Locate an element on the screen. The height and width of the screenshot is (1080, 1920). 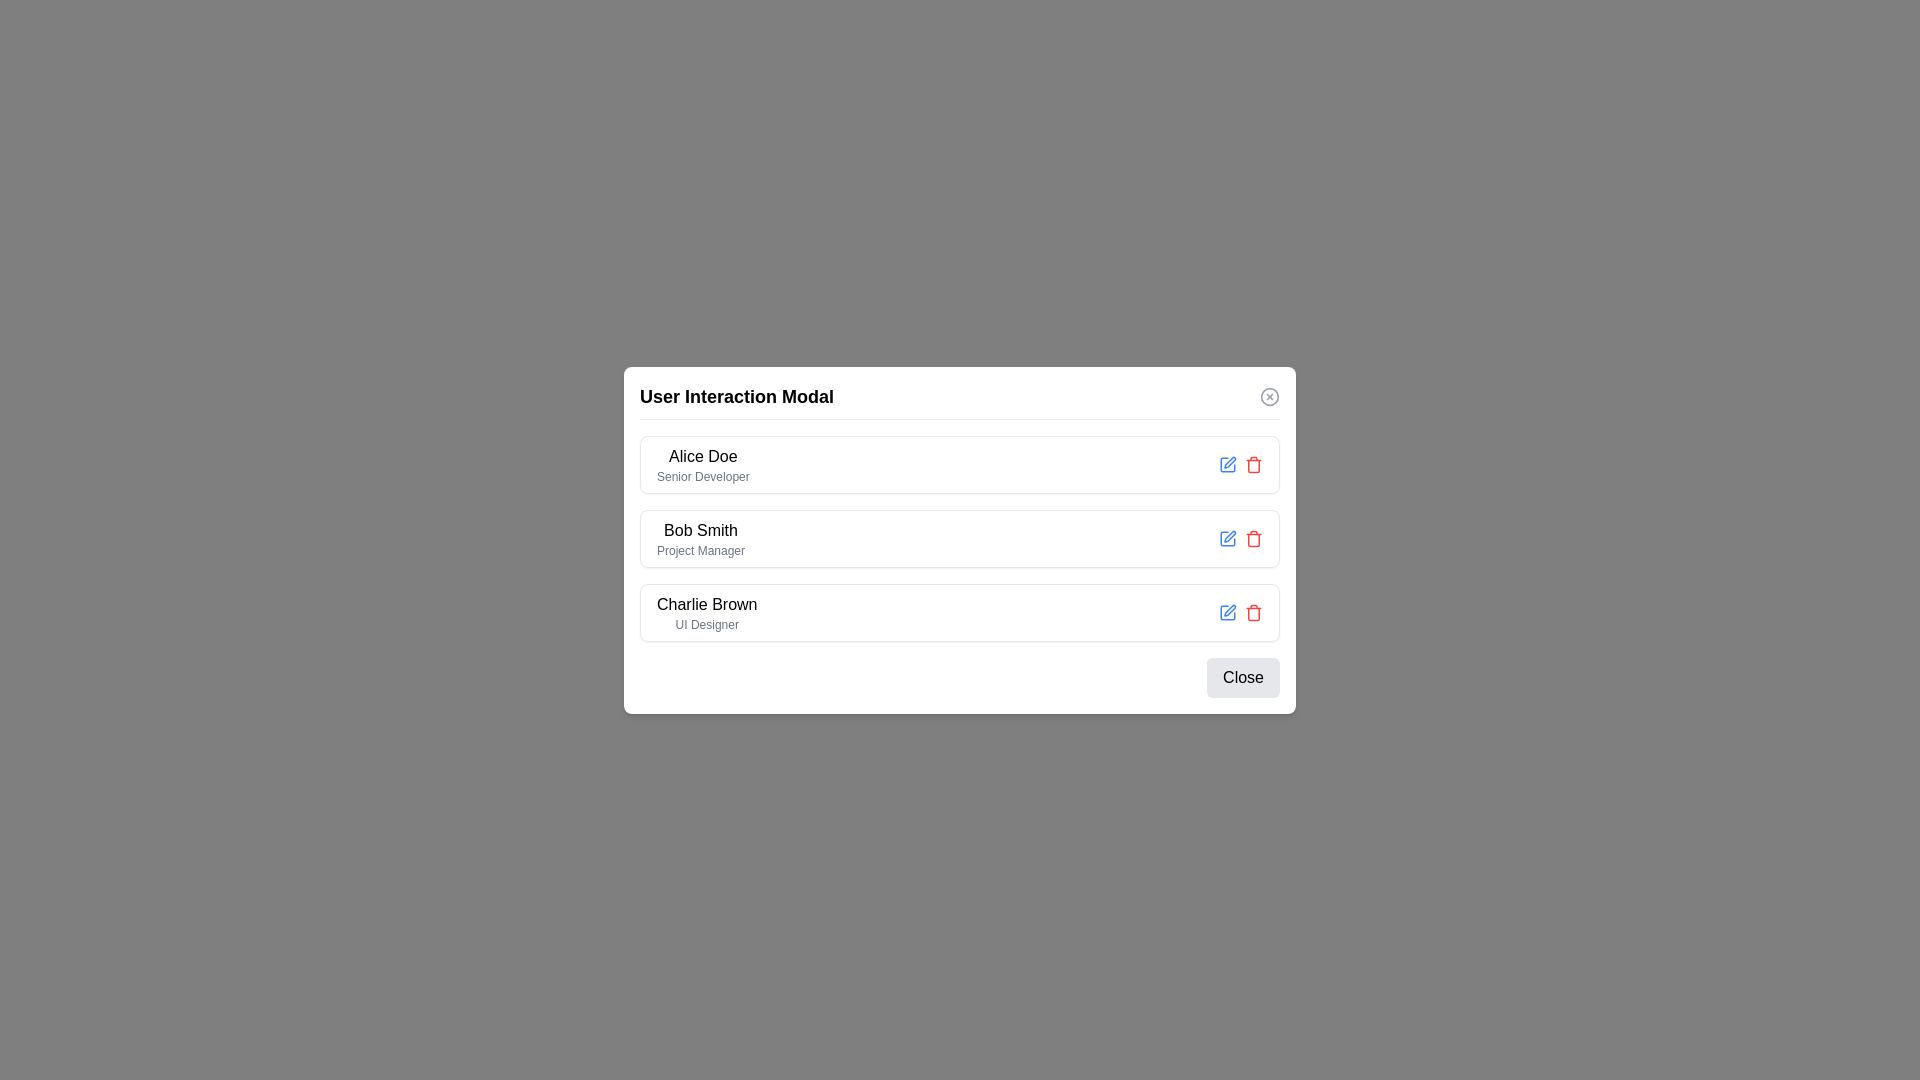
the delete button with an icon located to the right of the row containing 'Charlie Brown - UI Designer' is located at coordinates (1252, 611).